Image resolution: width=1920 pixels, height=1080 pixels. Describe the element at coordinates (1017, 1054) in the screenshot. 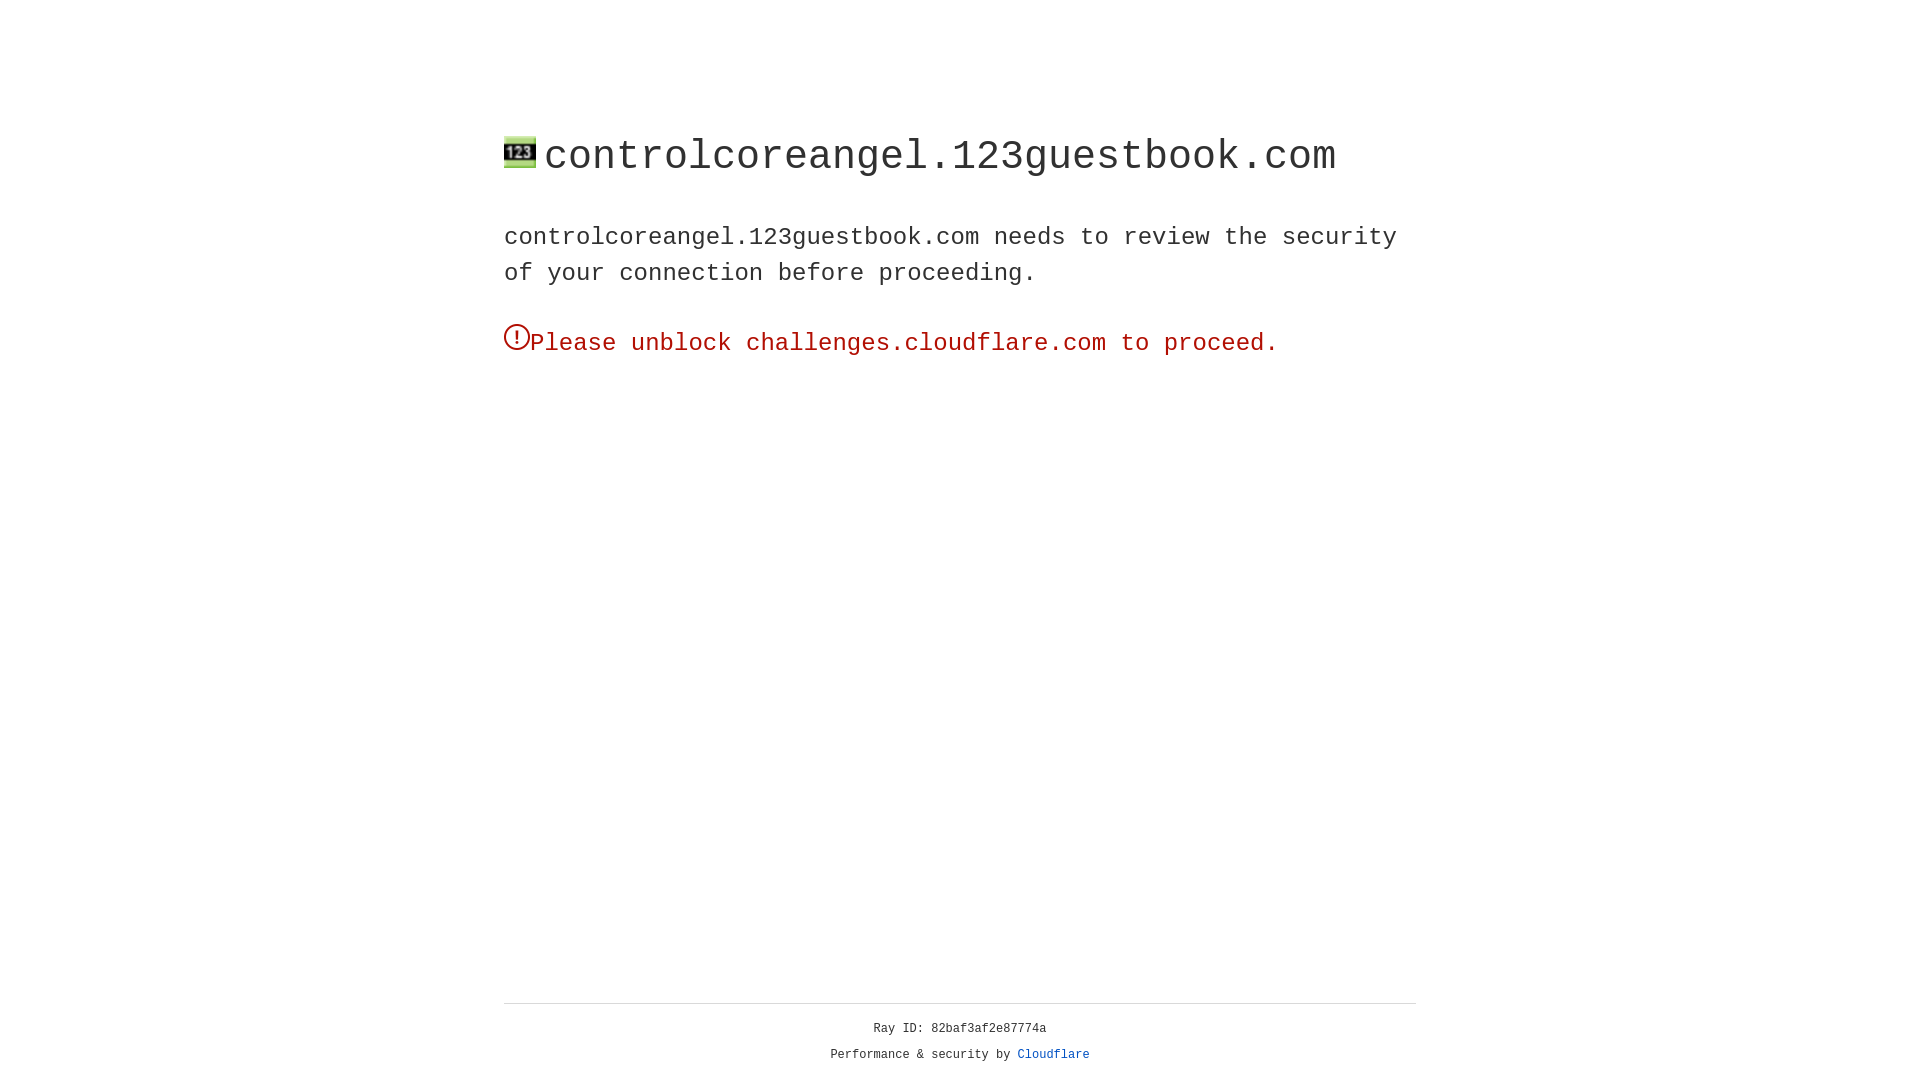

I see `'Cloudflare'` at that location.